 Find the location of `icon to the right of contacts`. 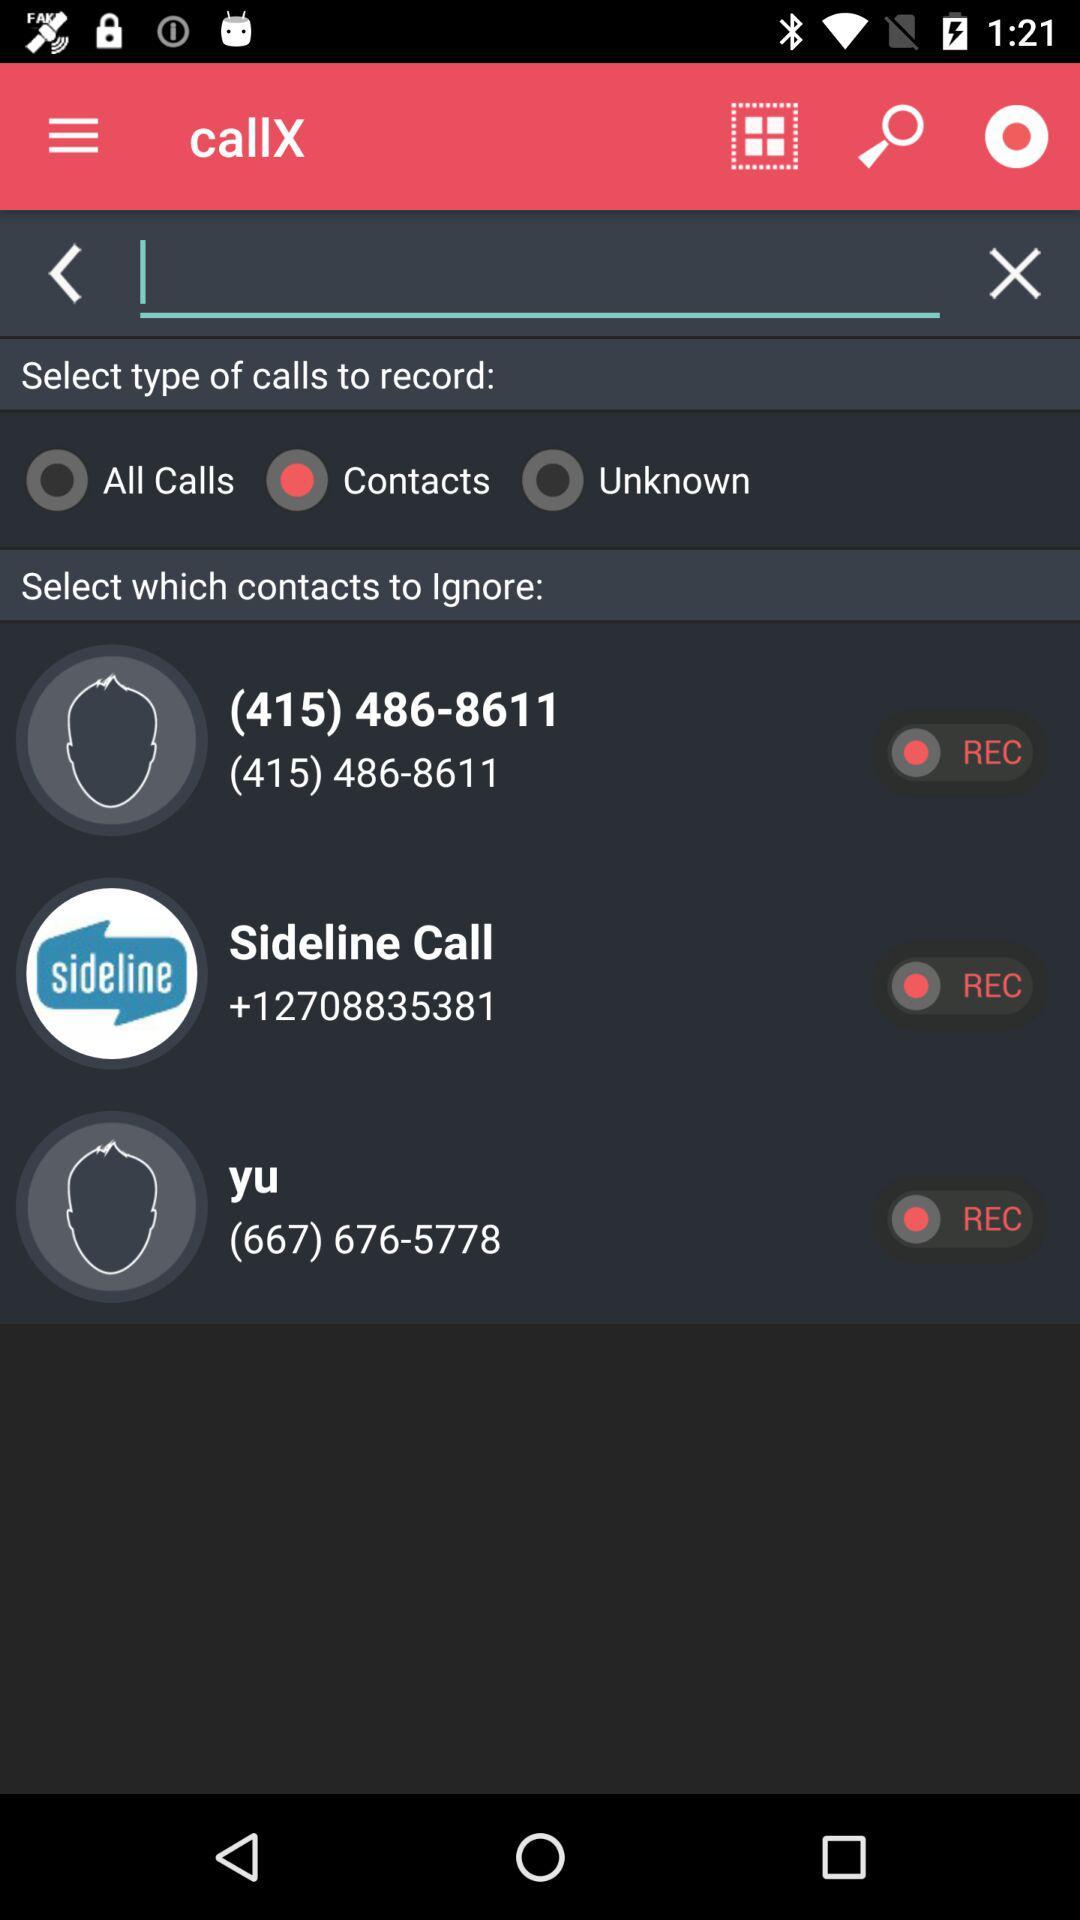

icon to the right of contacts is located at coordinates (627, 478).